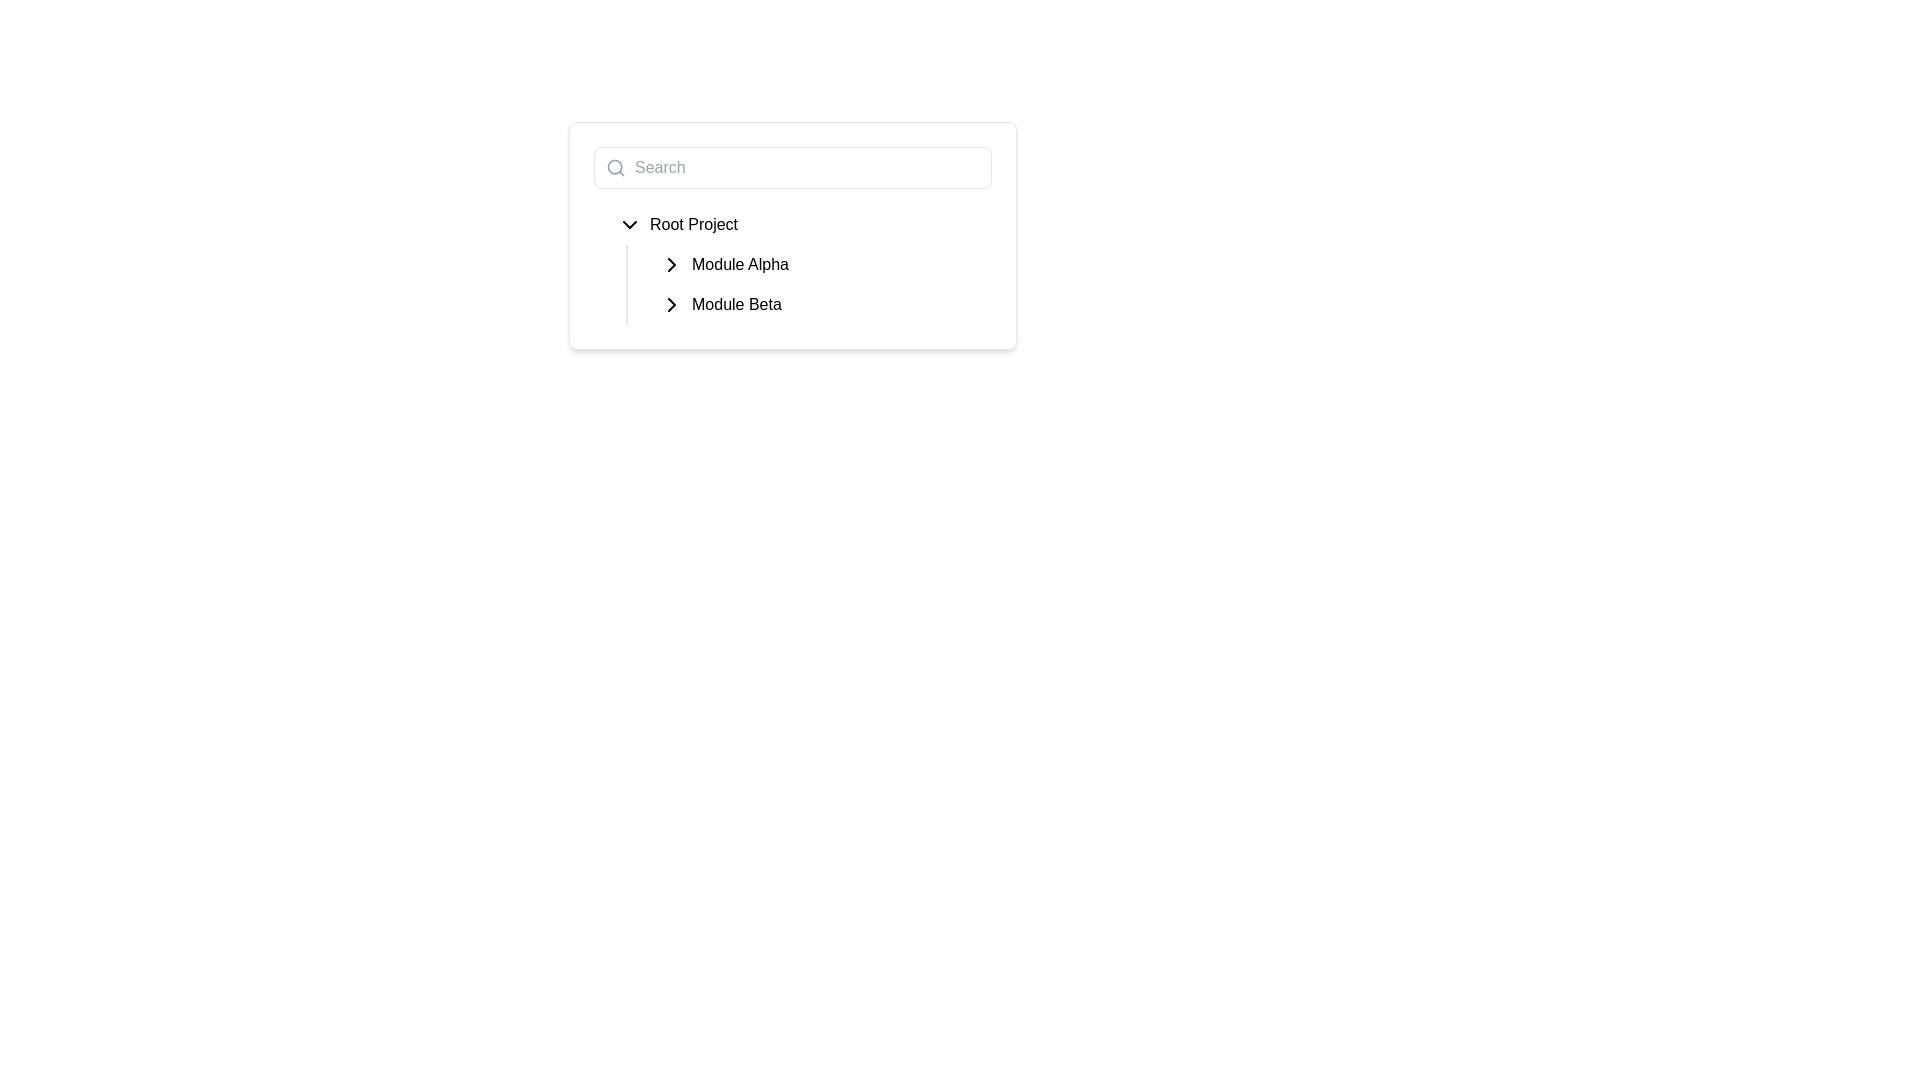  I want to click on the 'Module Alpha' text label, so click(739, 264).